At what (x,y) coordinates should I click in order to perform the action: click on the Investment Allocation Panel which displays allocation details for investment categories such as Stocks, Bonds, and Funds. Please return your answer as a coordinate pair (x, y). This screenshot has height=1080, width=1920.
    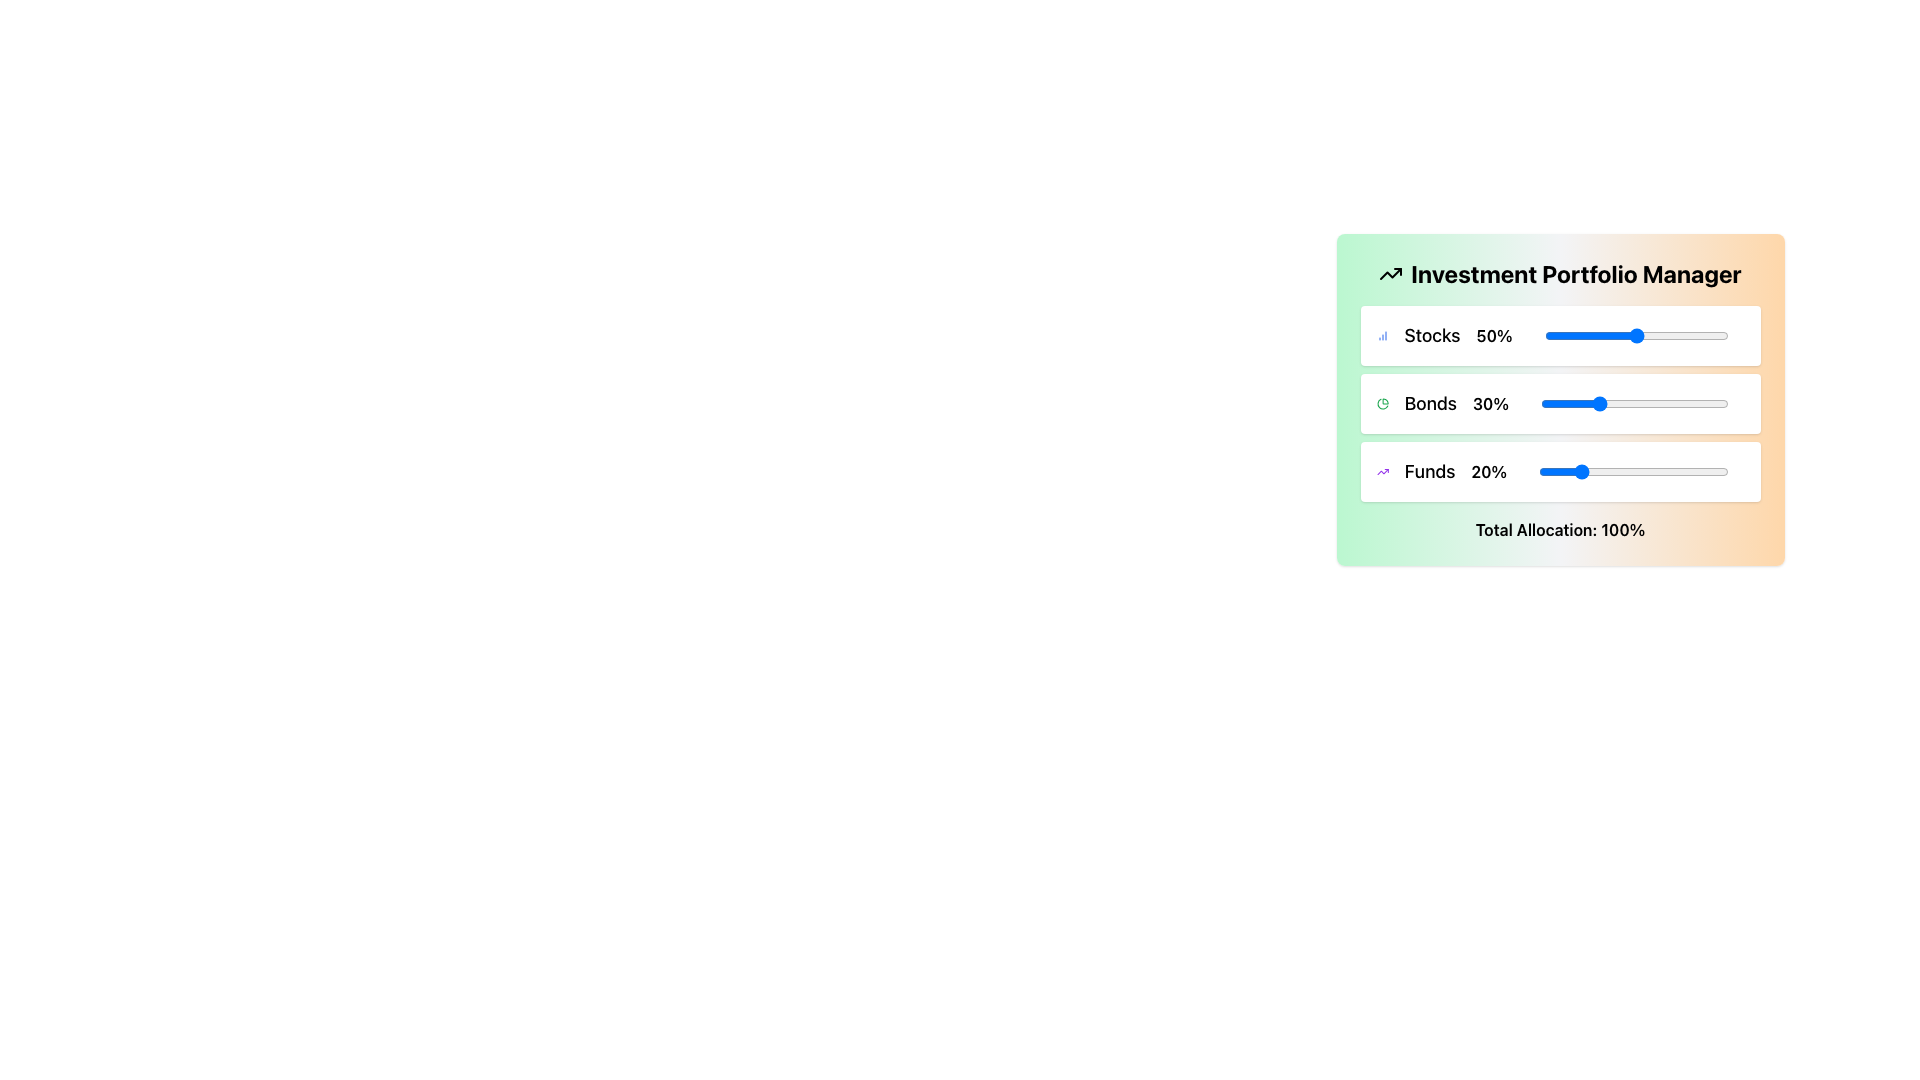
    Looking at the image, I should click on (1559, 404).